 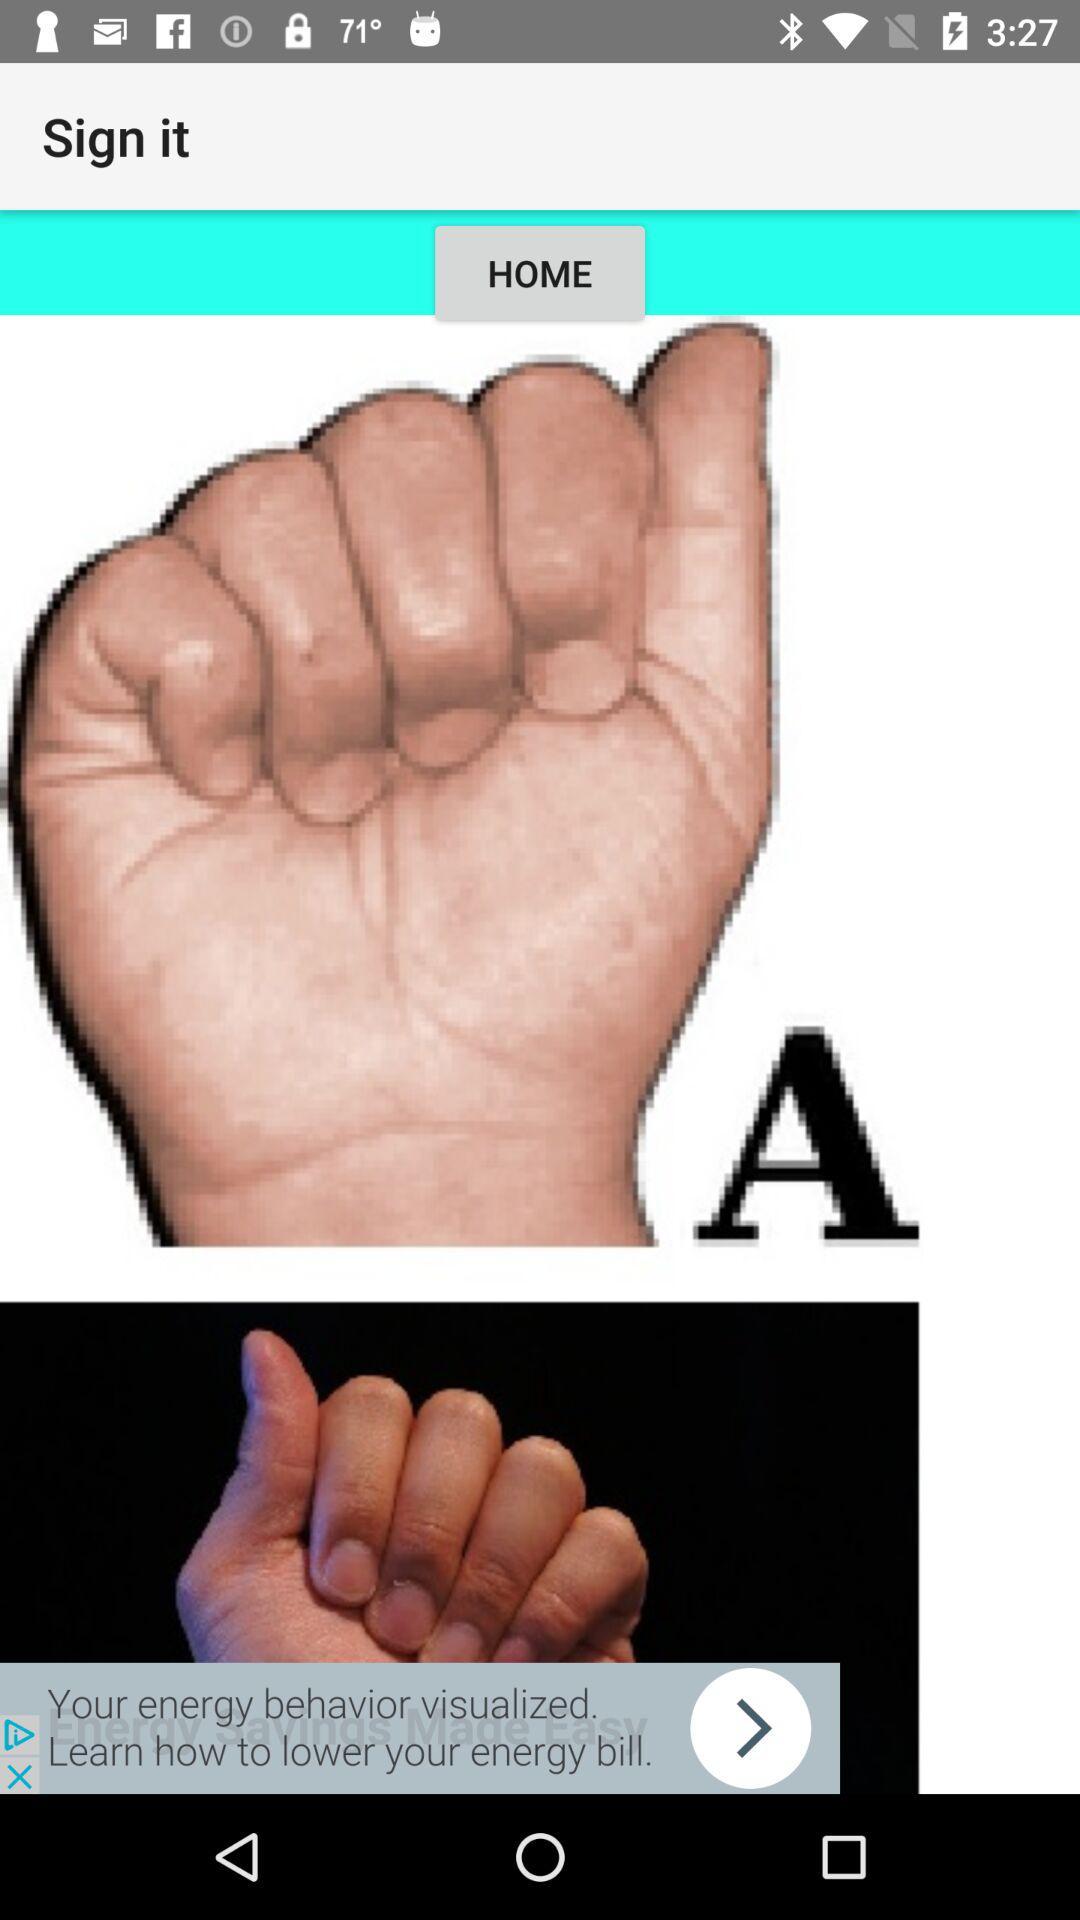 I want to click on click image, so click(x=540, y=1053).